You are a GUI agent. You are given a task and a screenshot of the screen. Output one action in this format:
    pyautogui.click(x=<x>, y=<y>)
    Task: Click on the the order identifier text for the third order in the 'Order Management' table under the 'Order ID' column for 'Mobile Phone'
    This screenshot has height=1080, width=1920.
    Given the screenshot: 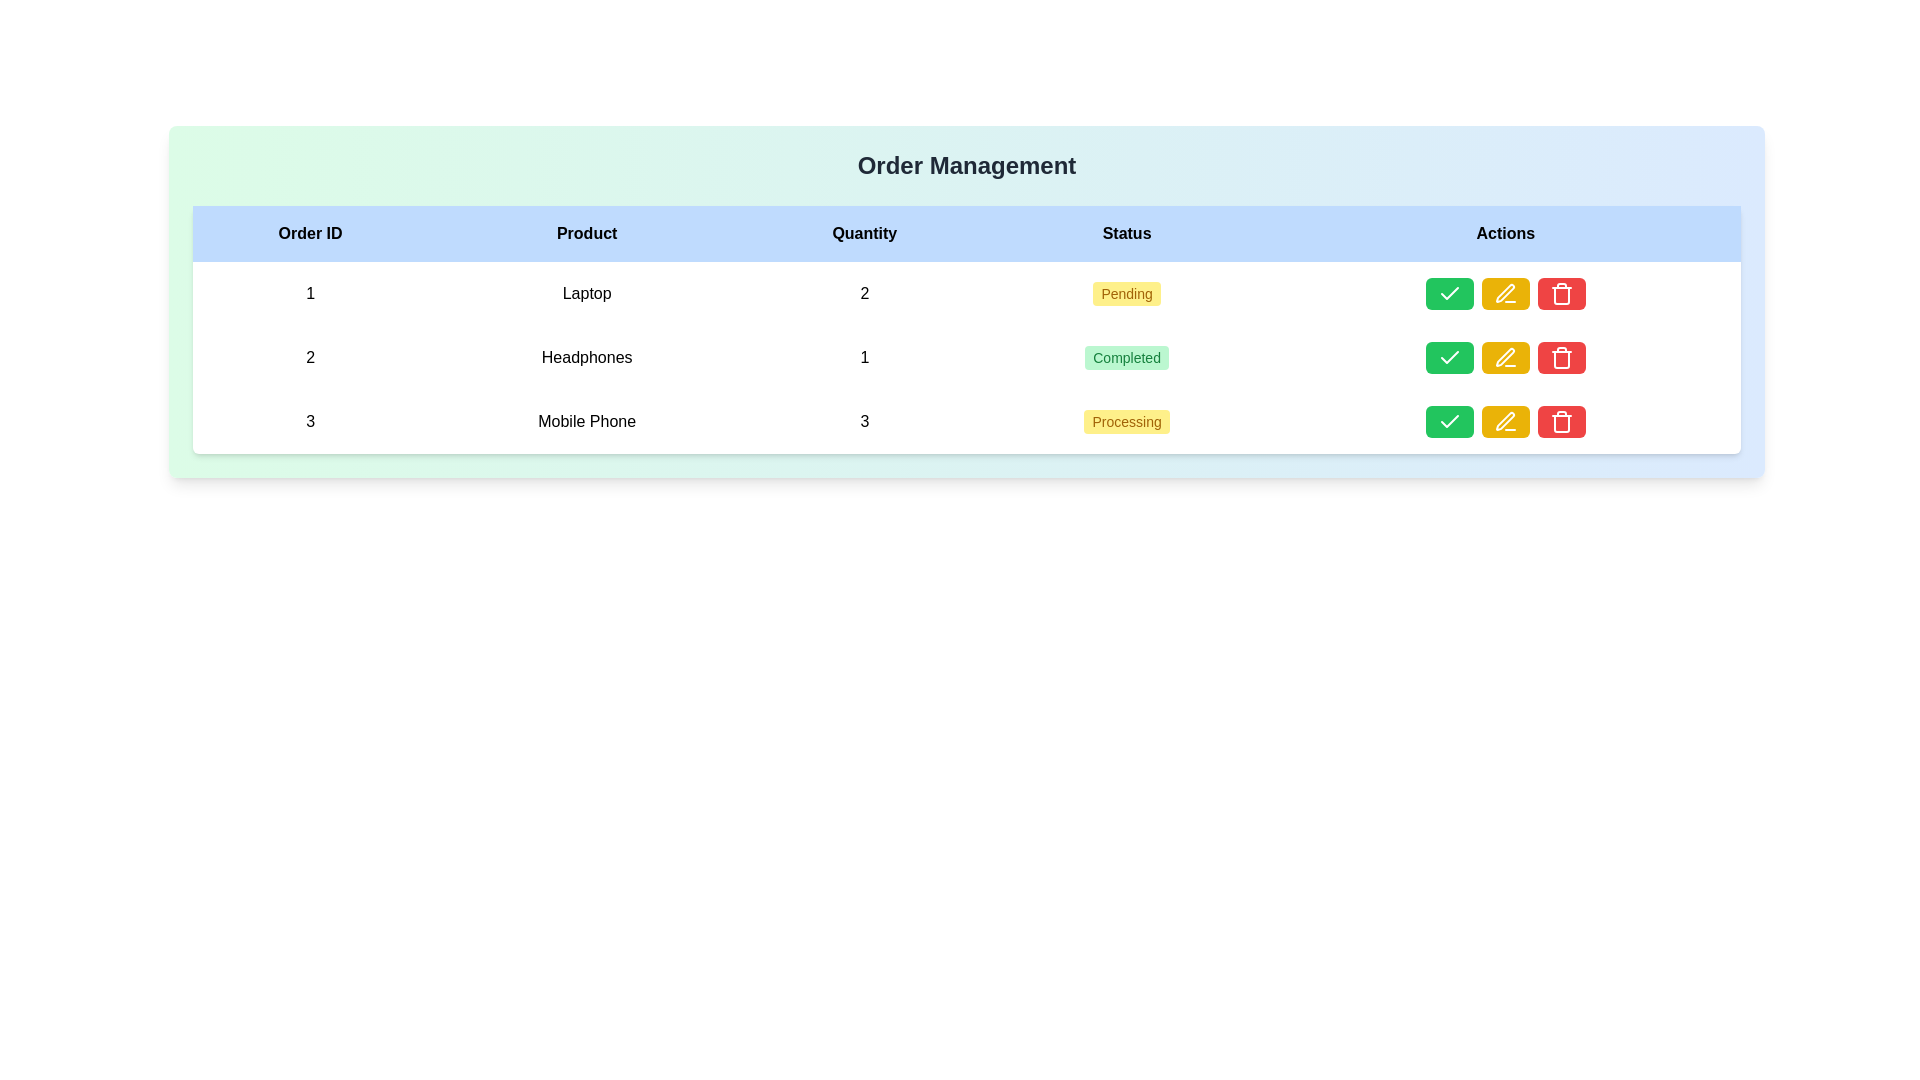 What is the action you would take?
    pyautogui.click(x=309, y=420)
    